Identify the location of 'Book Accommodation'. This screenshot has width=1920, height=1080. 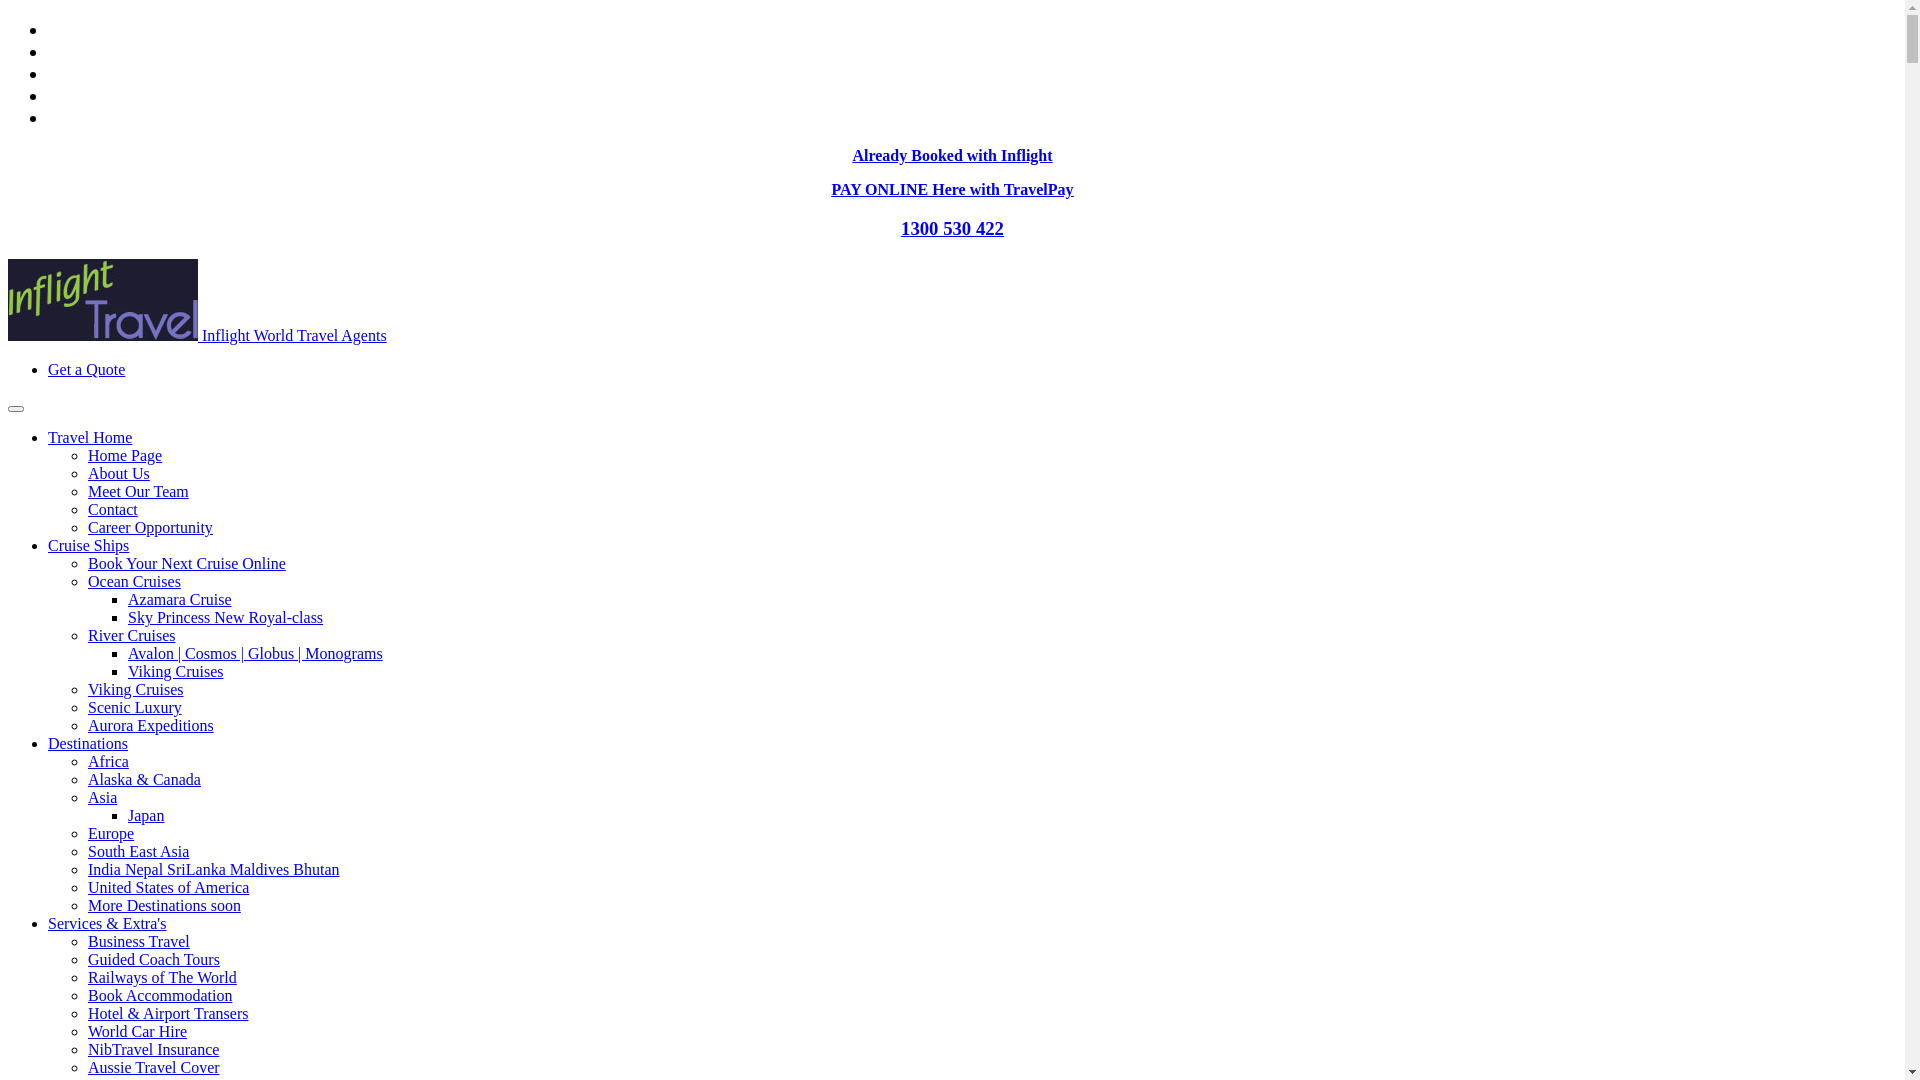
(158, 995).